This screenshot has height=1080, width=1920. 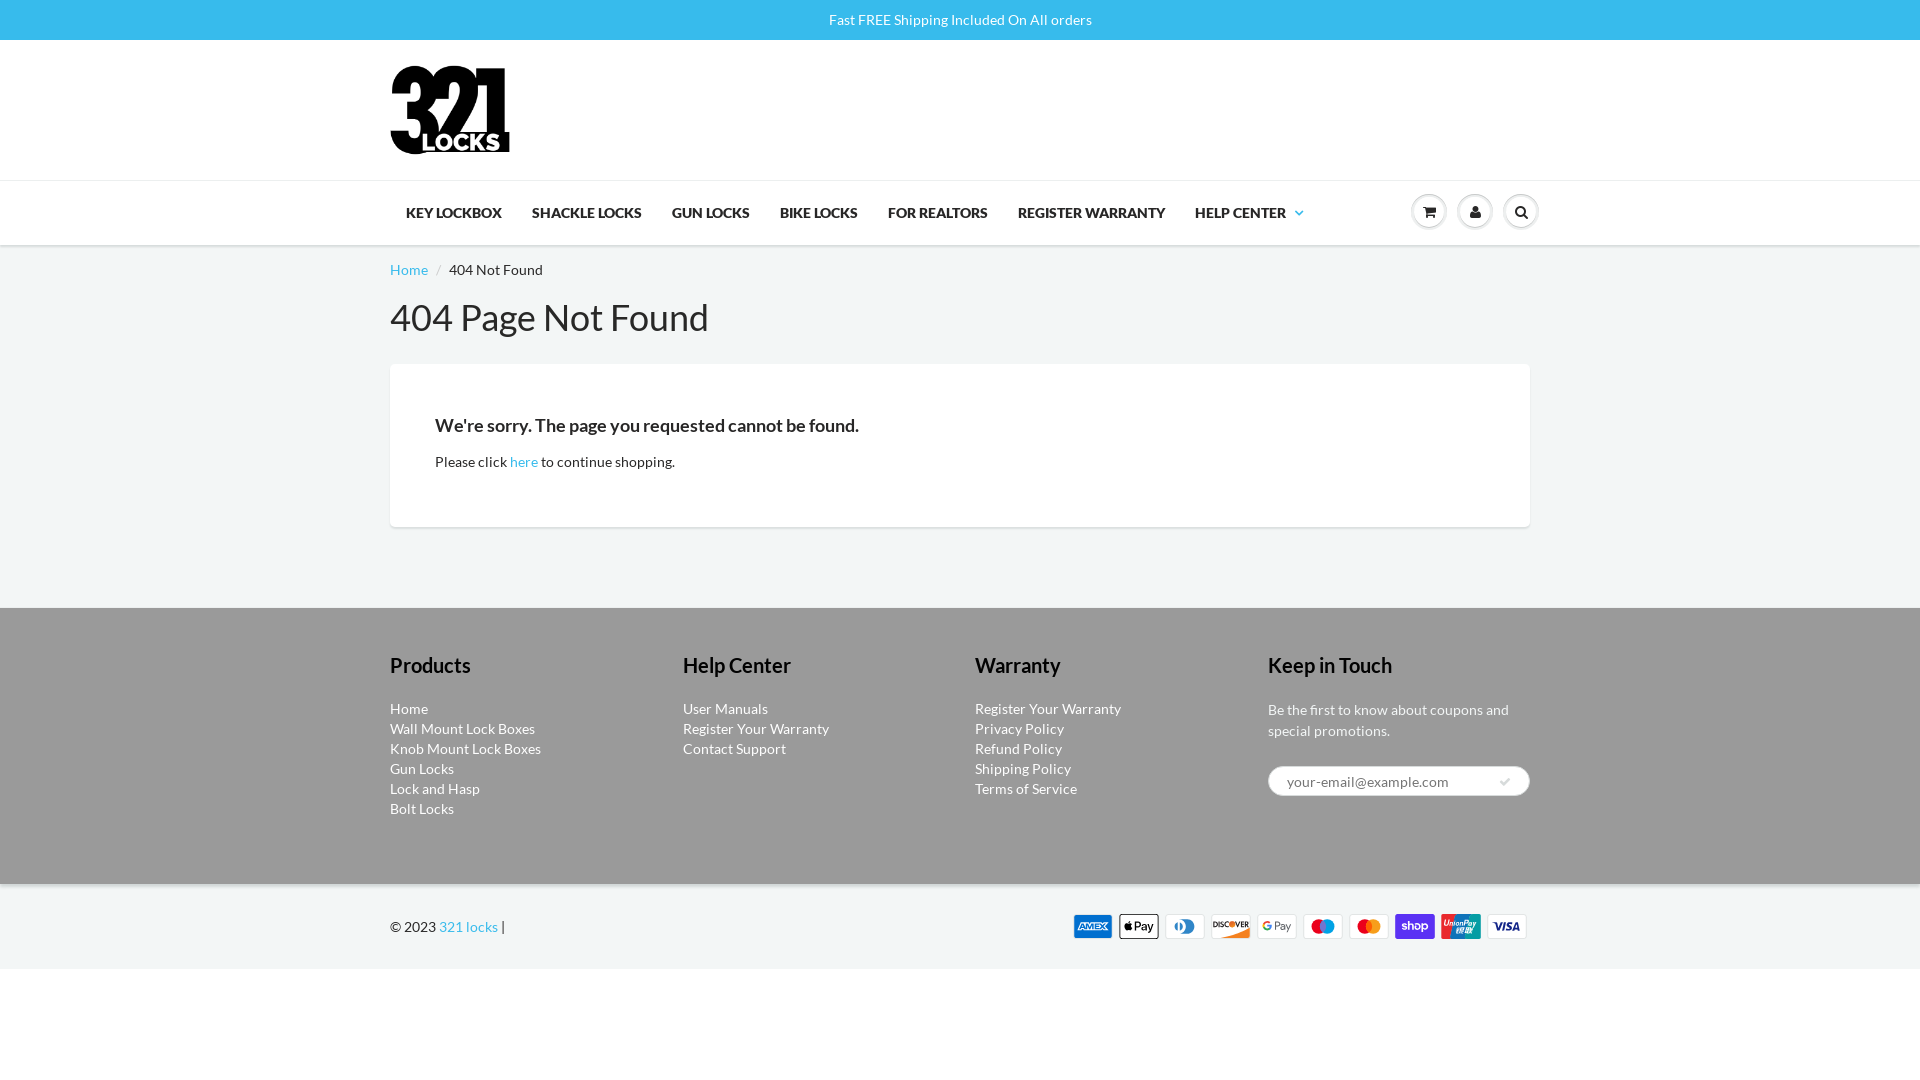 What do you see at coordinates (732, 748) in the screenshot?
I see `'Contact Support'` at bounding box center [732, 748].